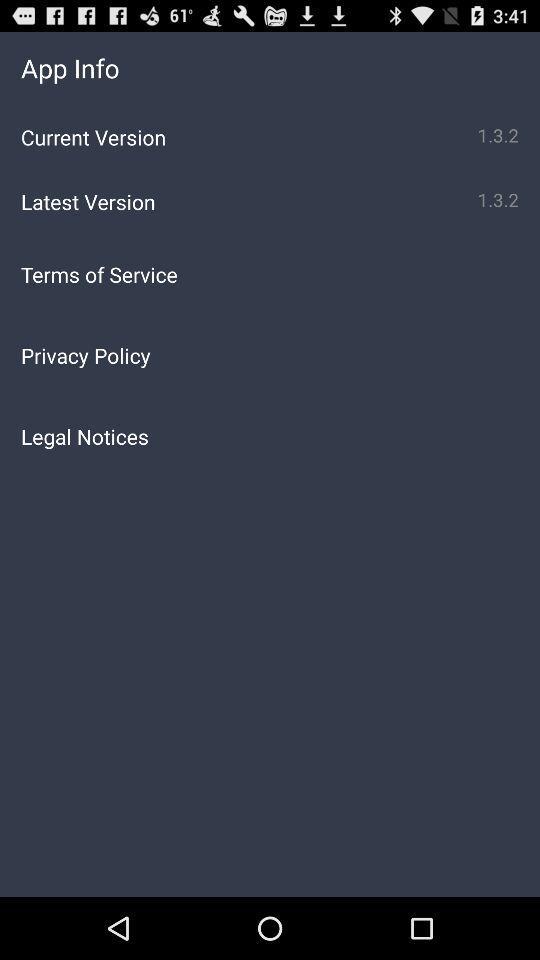  I want to click on the legal notices item, so click(270, 436).